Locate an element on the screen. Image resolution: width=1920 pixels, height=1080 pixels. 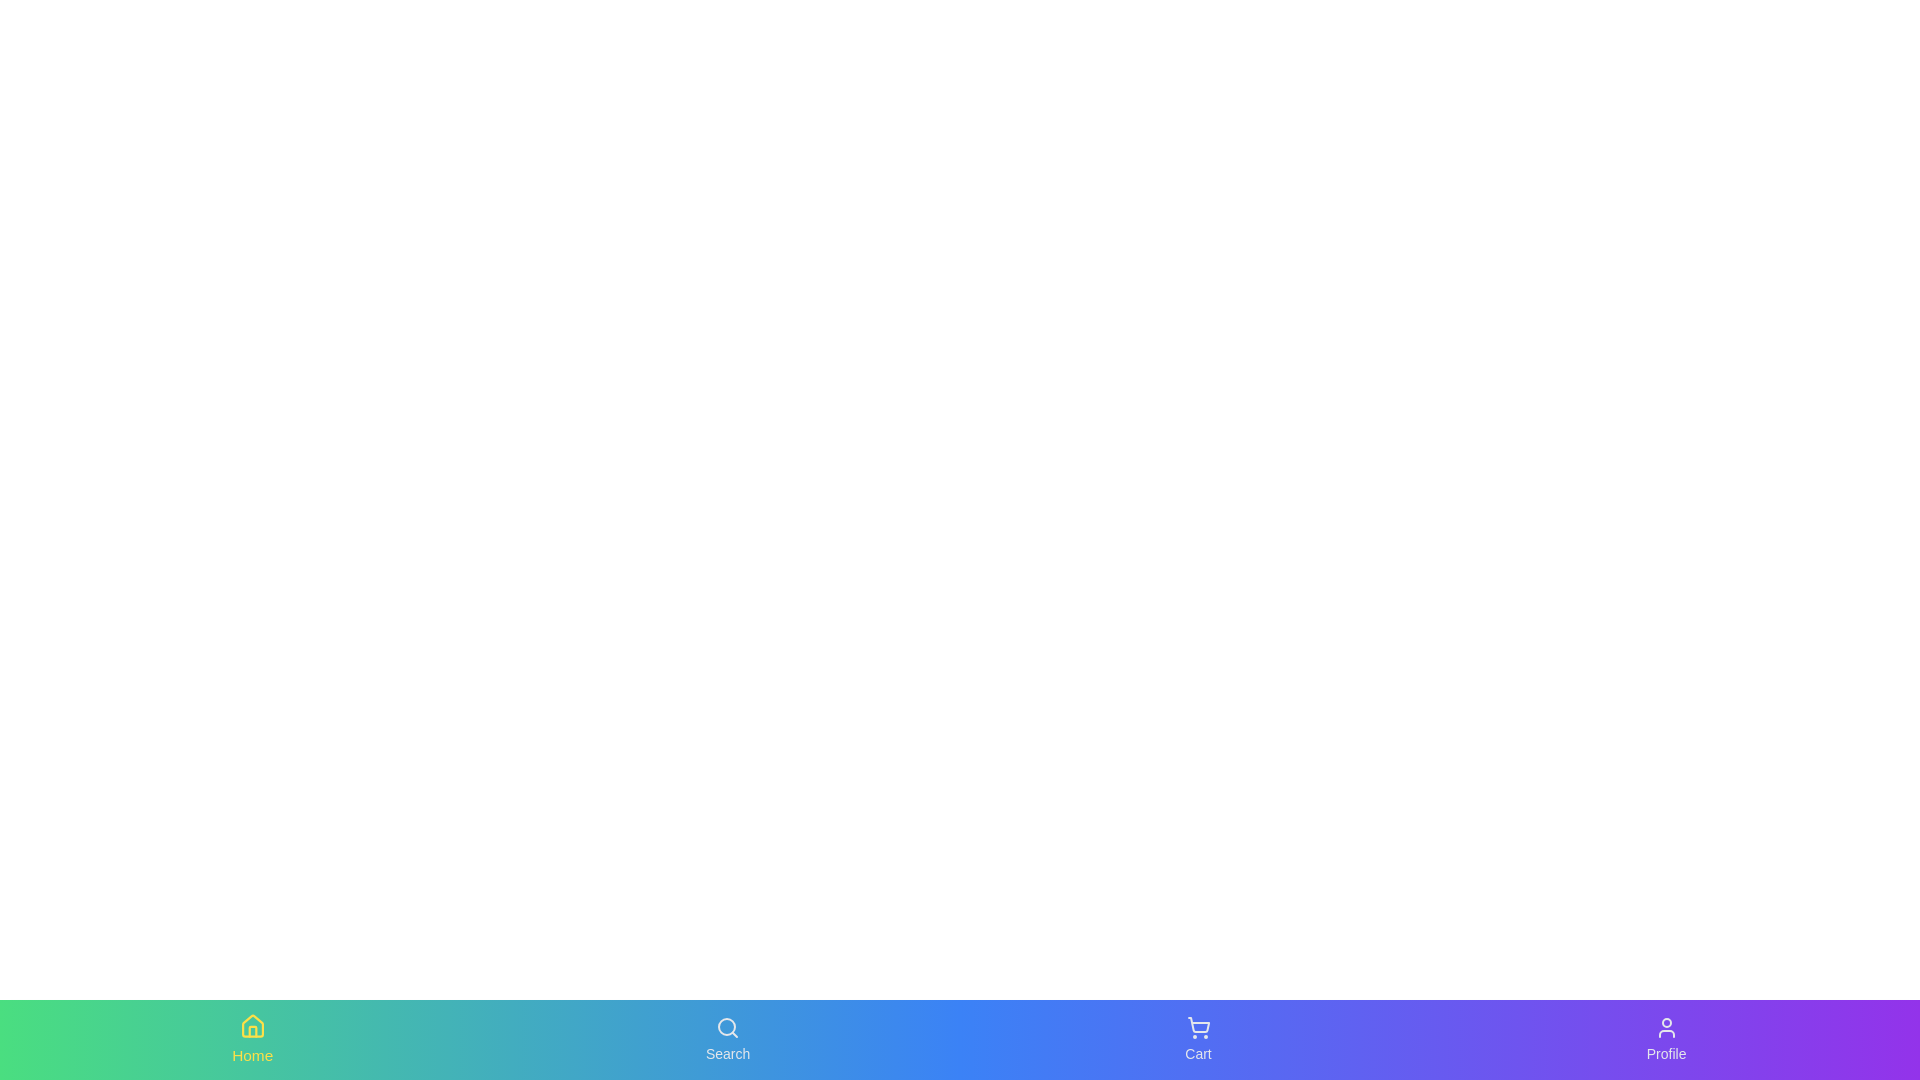
the Navigation bar is located at coordinates (960, 1039).